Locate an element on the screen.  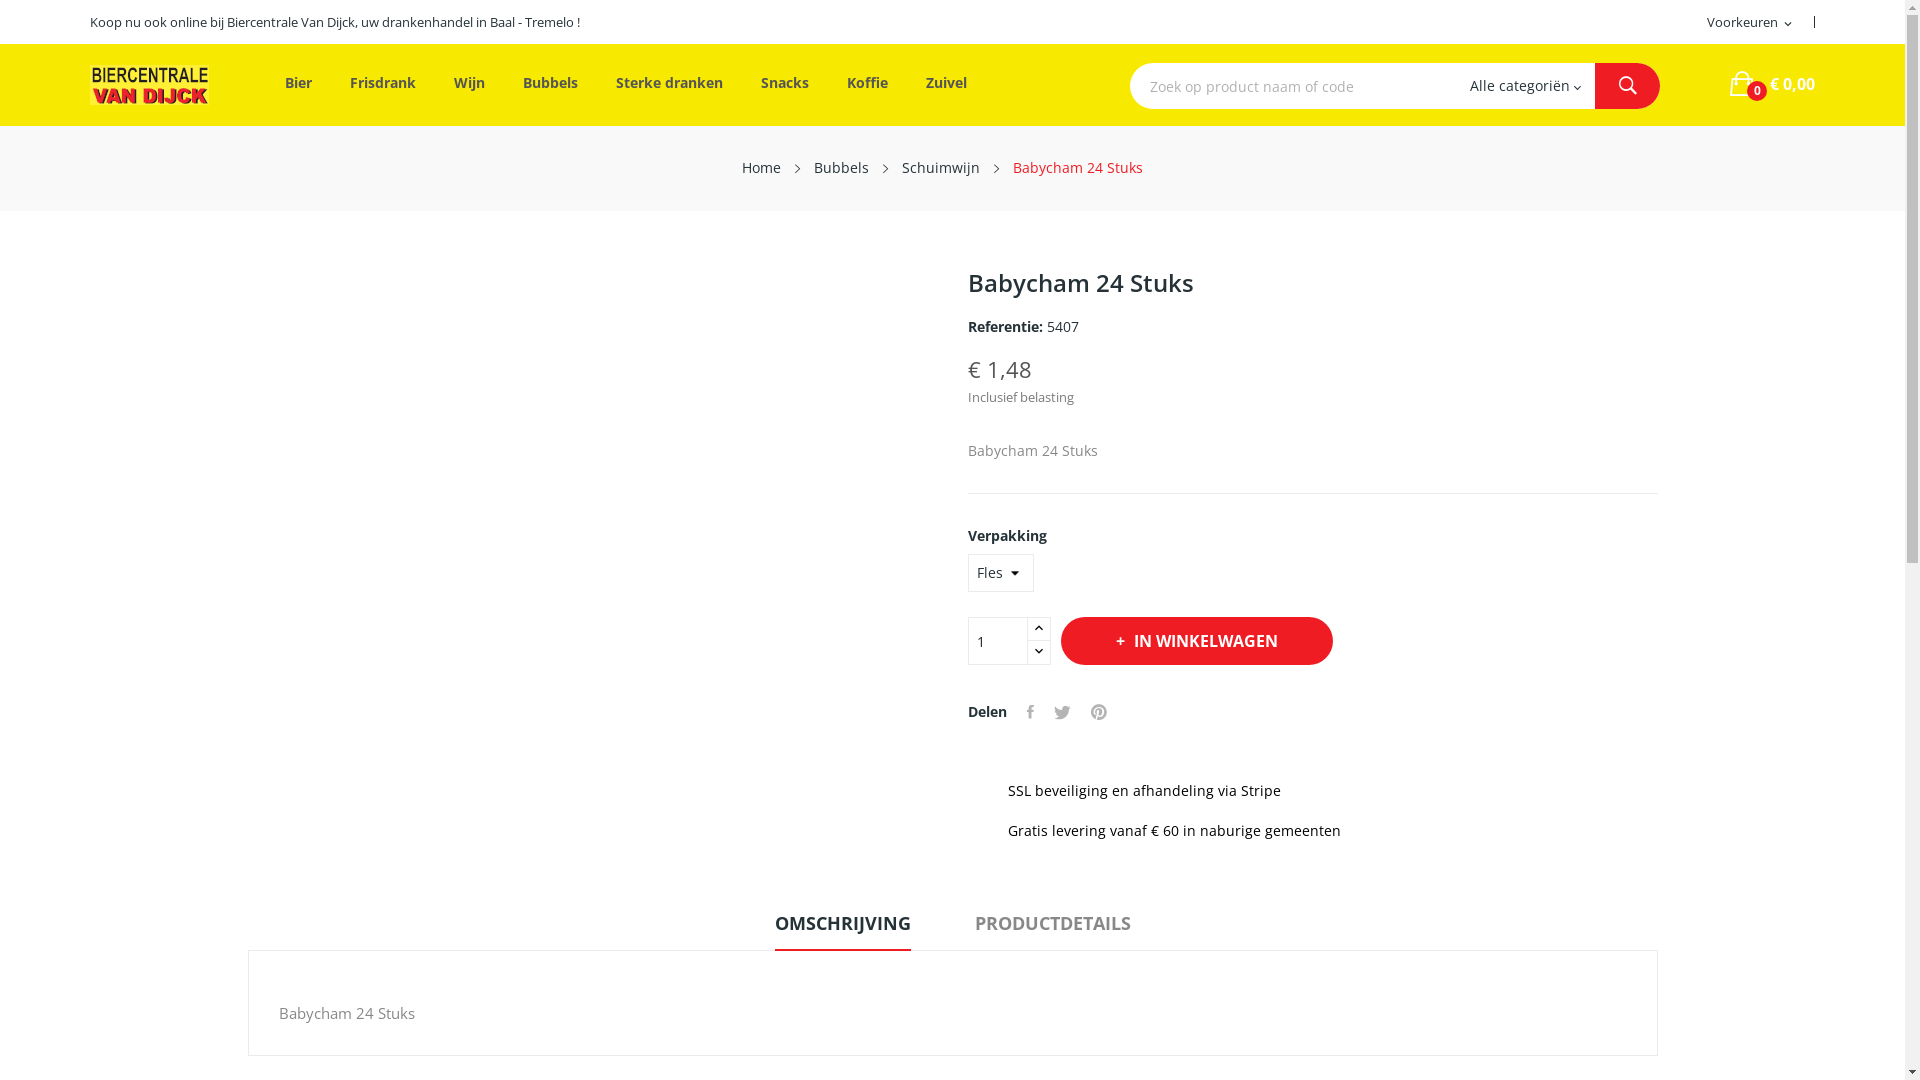
'Tweet' is located at coordinates (1061, 711).